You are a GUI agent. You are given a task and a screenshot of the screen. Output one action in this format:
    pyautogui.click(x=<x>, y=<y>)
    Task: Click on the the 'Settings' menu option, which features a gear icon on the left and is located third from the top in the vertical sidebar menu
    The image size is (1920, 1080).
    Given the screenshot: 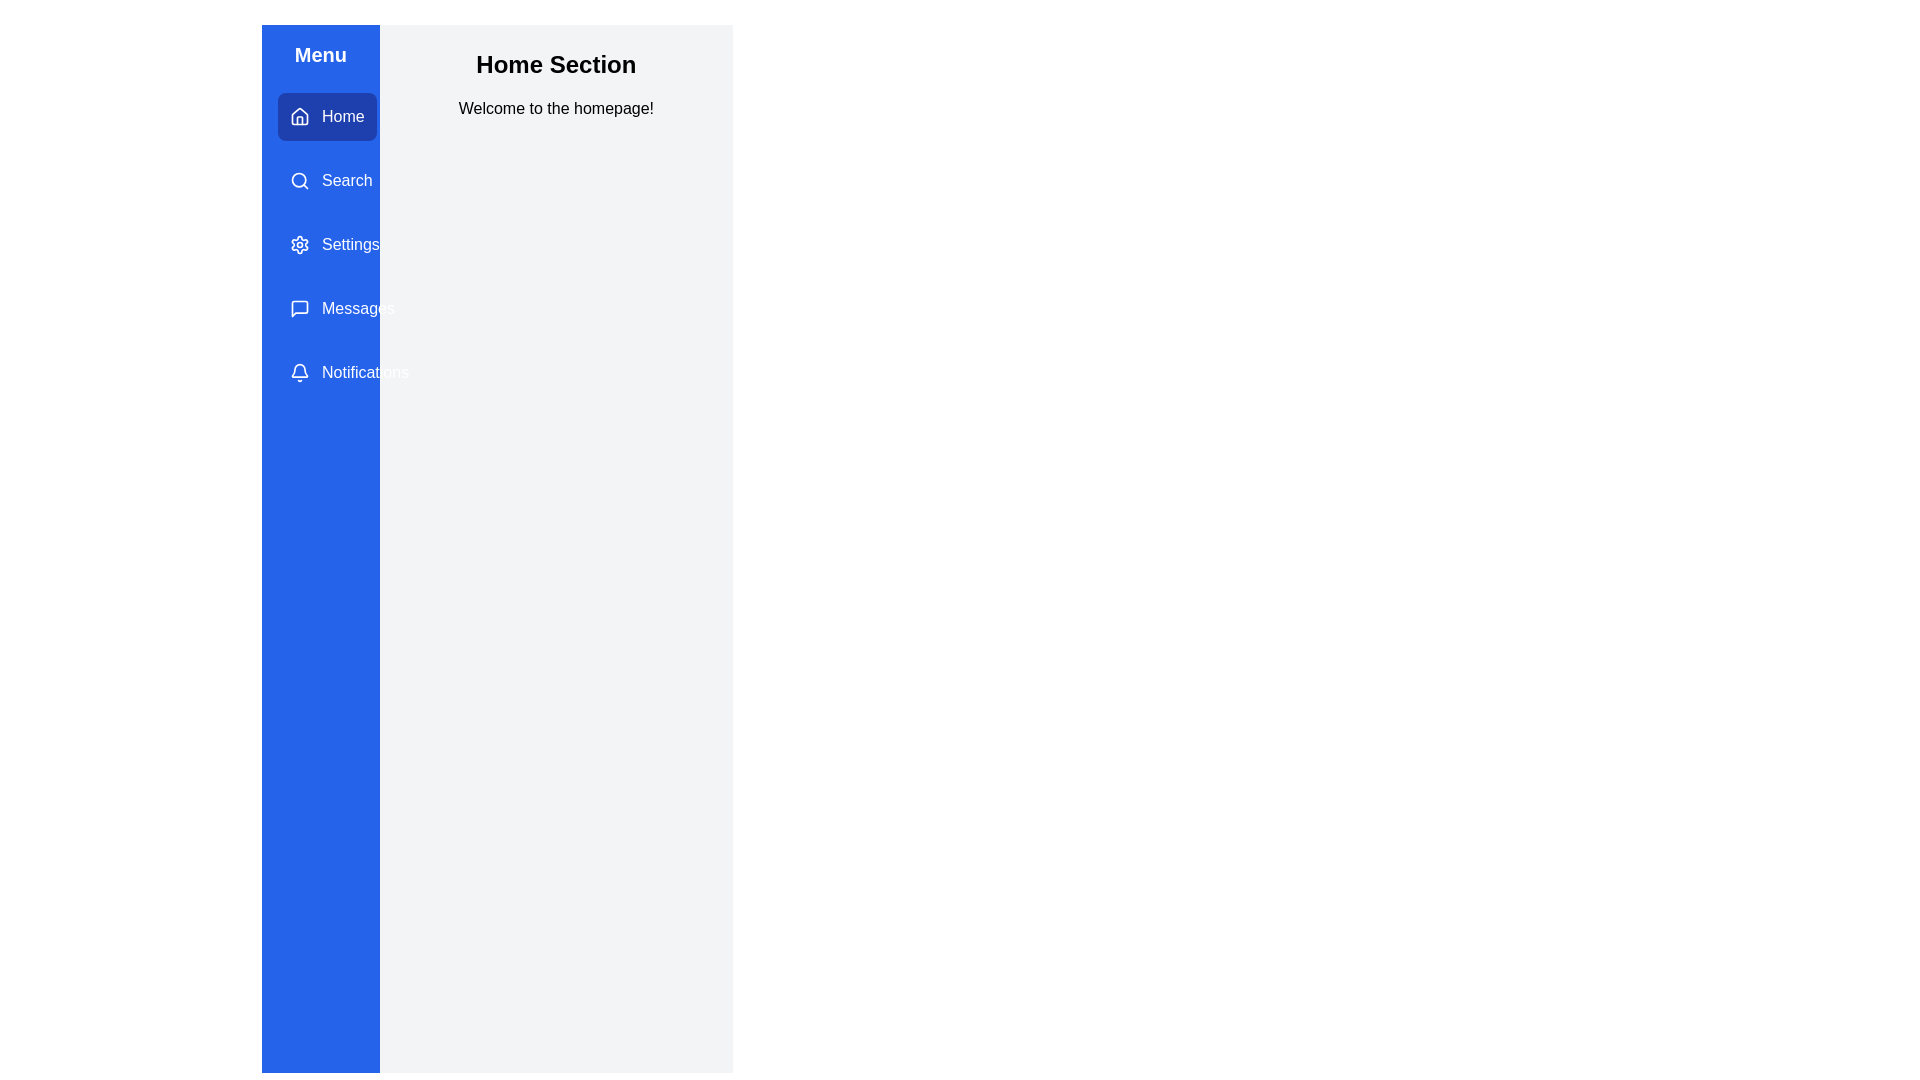 What is the action you would take?
    pyautogui.click(x=334, y=244)
    